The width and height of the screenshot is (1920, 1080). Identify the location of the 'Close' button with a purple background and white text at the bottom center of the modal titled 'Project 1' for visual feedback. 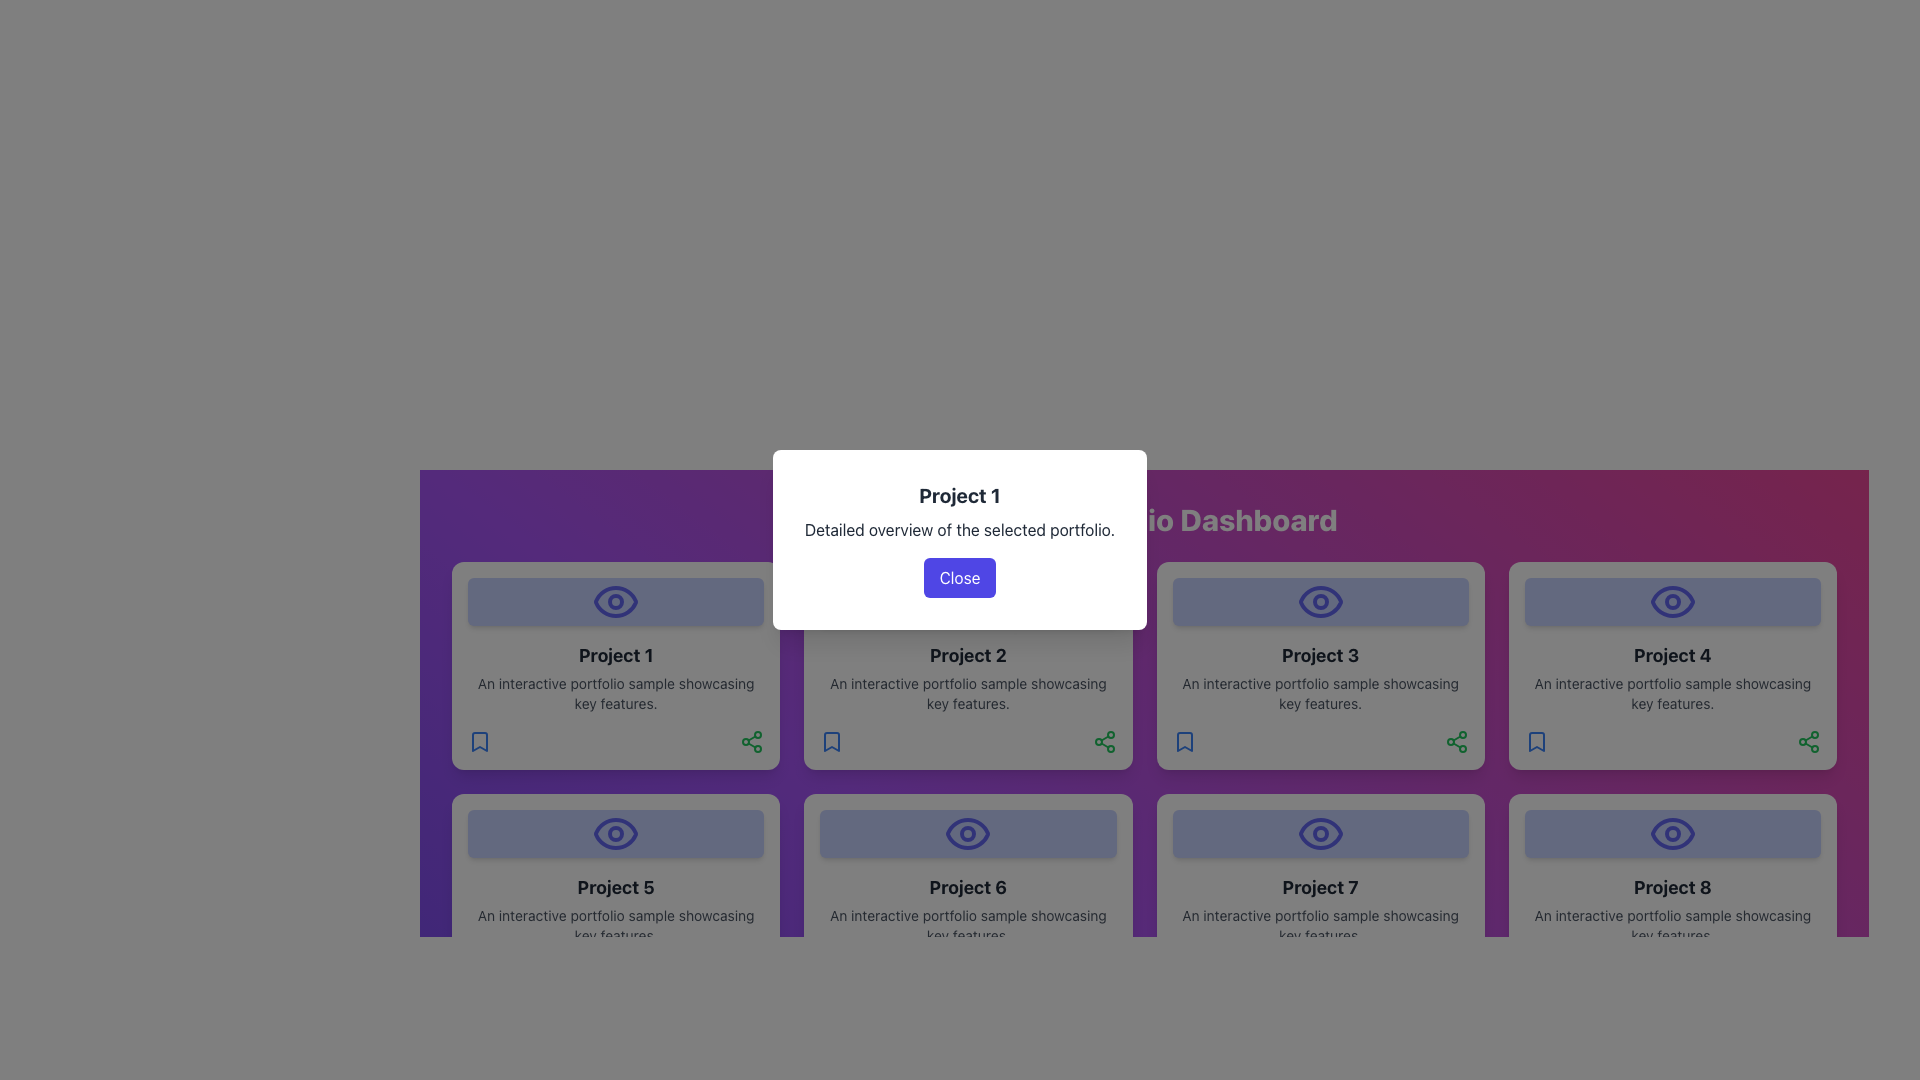
(960, 578).